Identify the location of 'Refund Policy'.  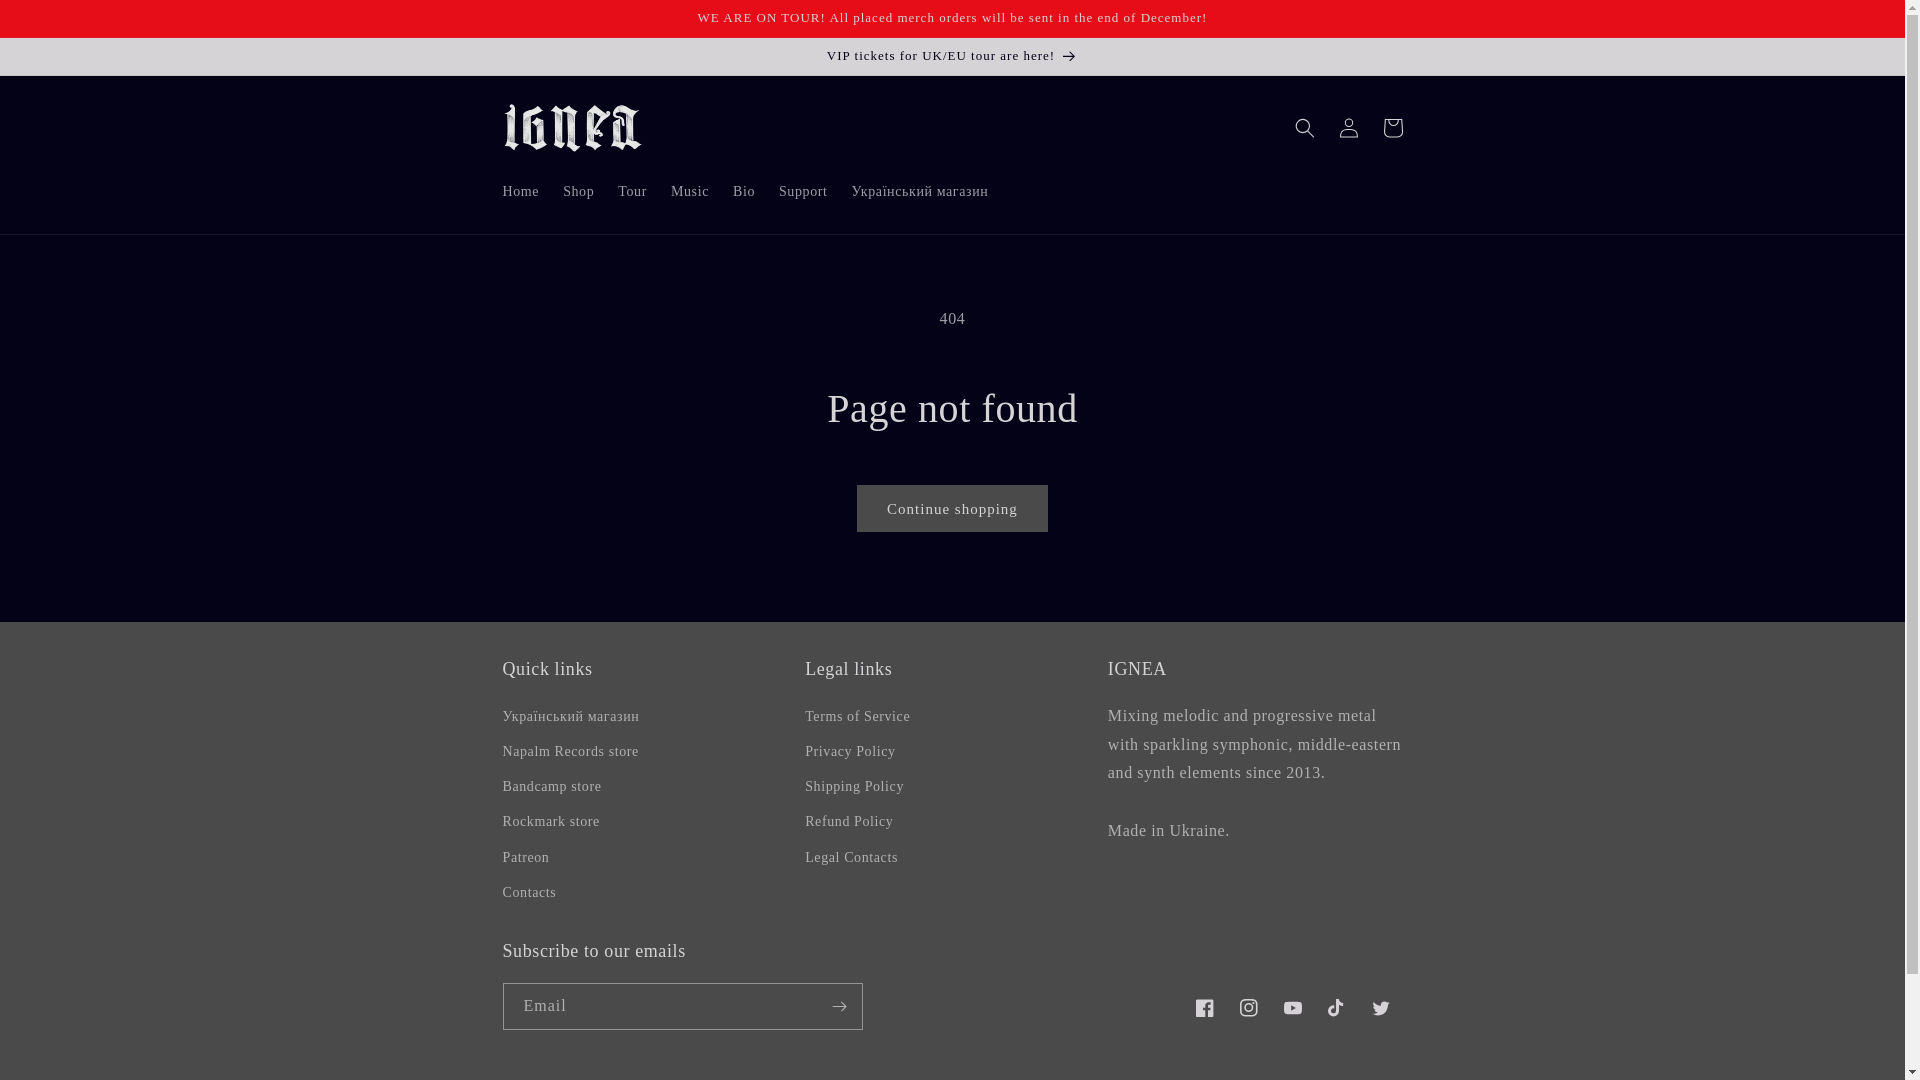
(849, 821).